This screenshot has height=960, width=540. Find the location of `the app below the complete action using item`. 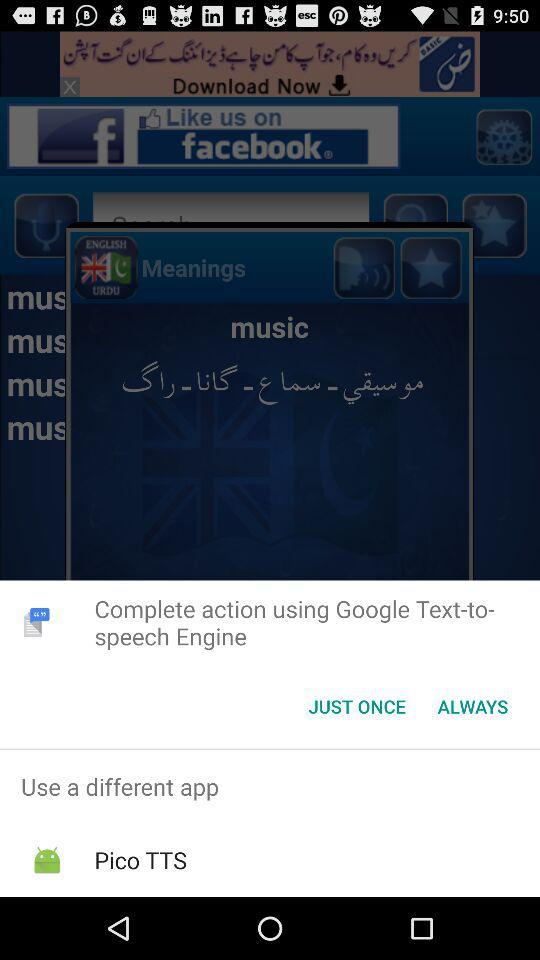

the app below the complete action using item is located at coordinates (472, 706).